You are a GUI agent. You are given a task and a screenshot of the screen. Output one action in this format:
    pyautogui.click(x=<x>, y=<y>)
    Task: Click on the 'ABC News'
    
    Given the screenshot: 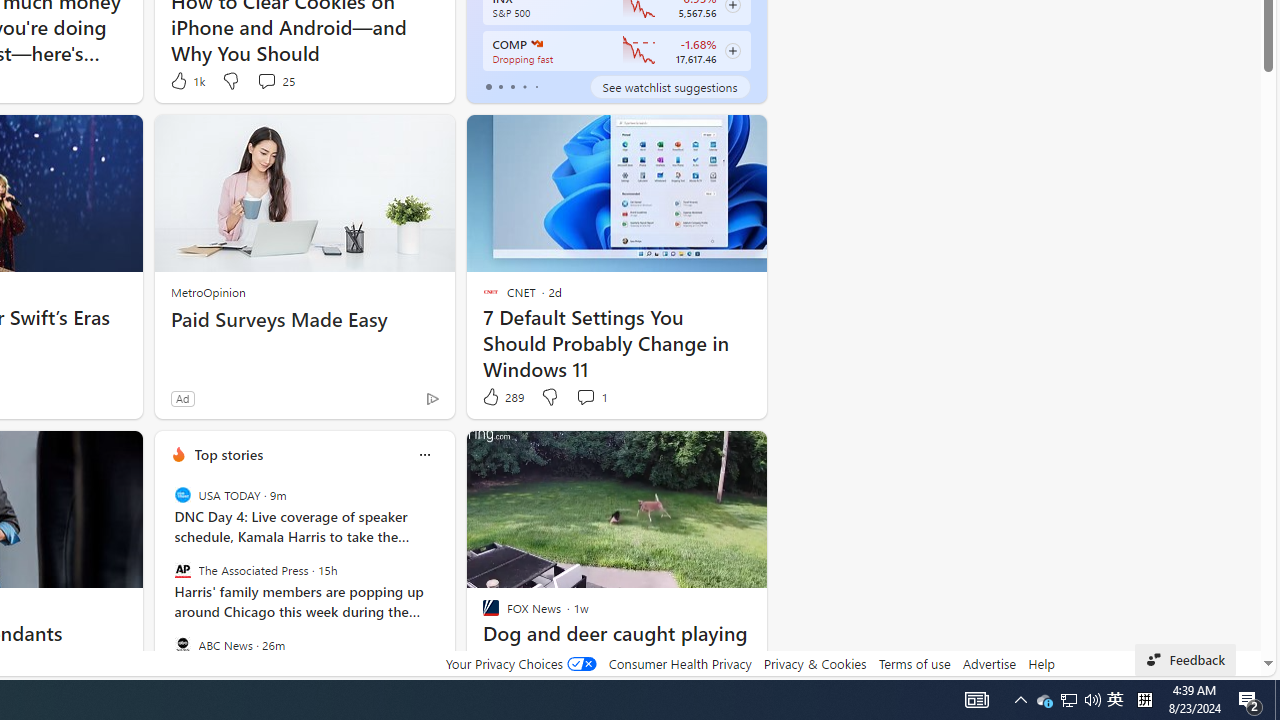 What is the action you would take?
    pyautogui.click(x=182, y=644)
    